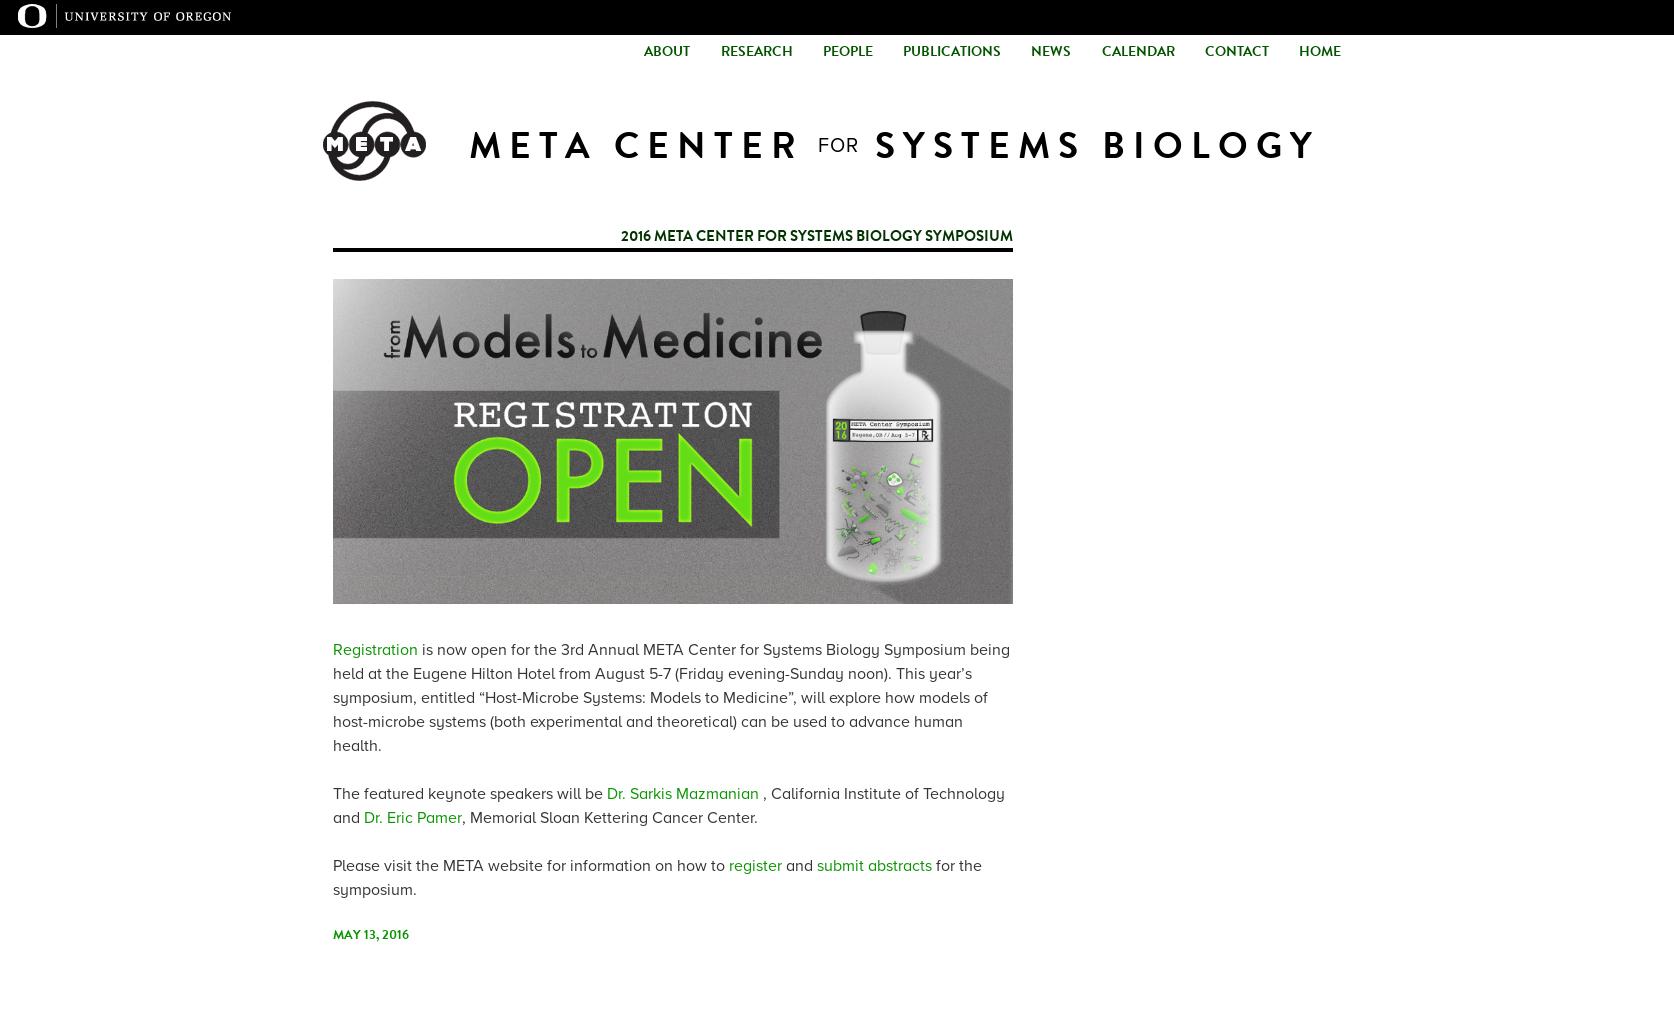  Describe the element at coordinates (657, 878) in the screenshot. I see `'for the symposium.'` at that location.